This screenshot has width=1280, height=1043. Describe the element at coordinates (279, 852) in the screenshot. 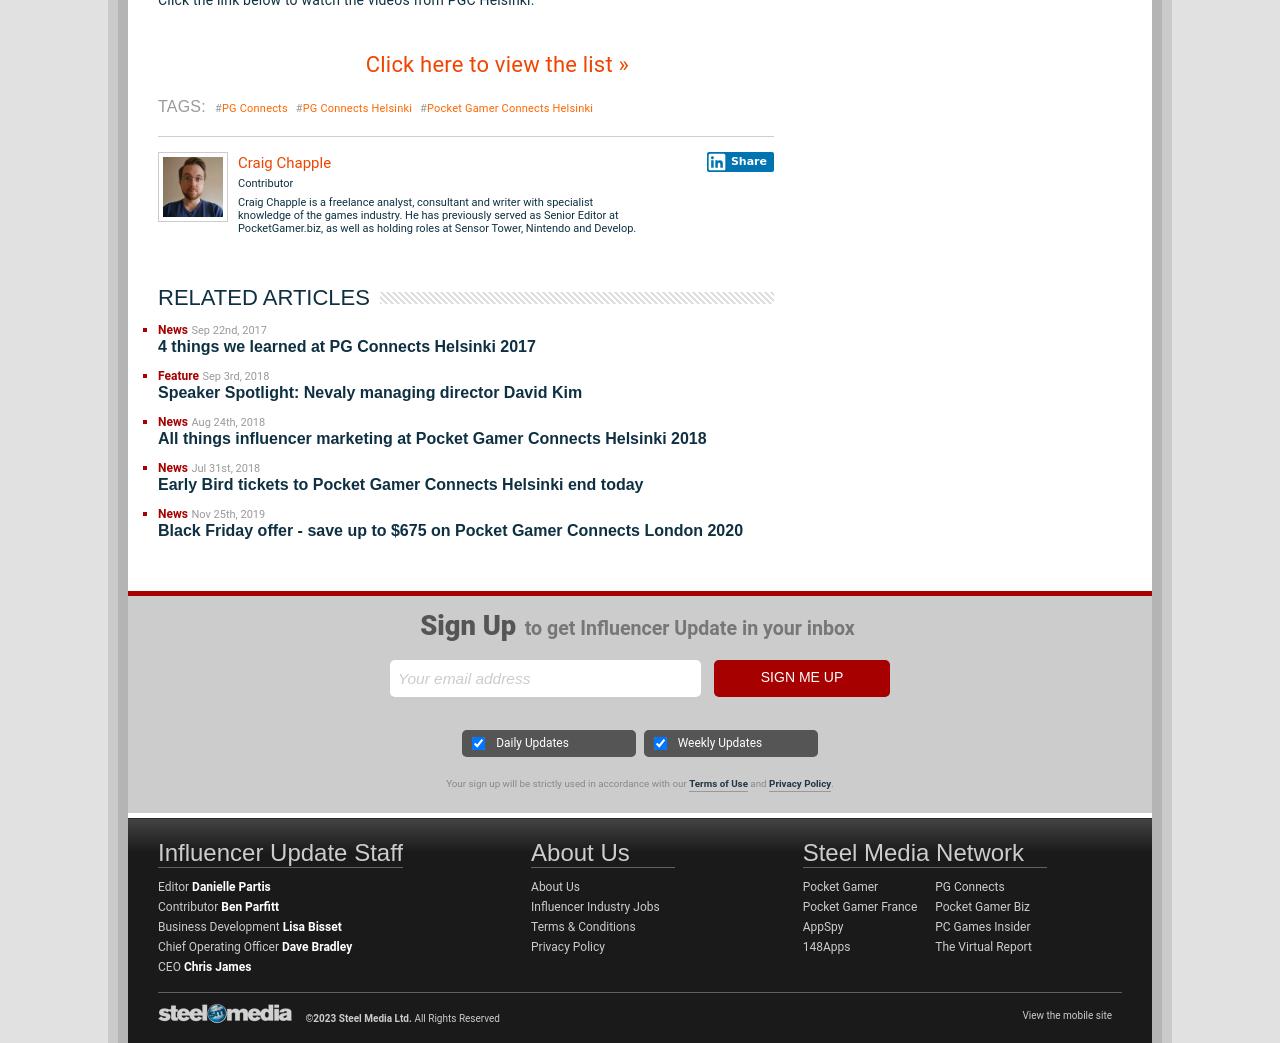

I see `'Influencer Update Staff'` at that location.